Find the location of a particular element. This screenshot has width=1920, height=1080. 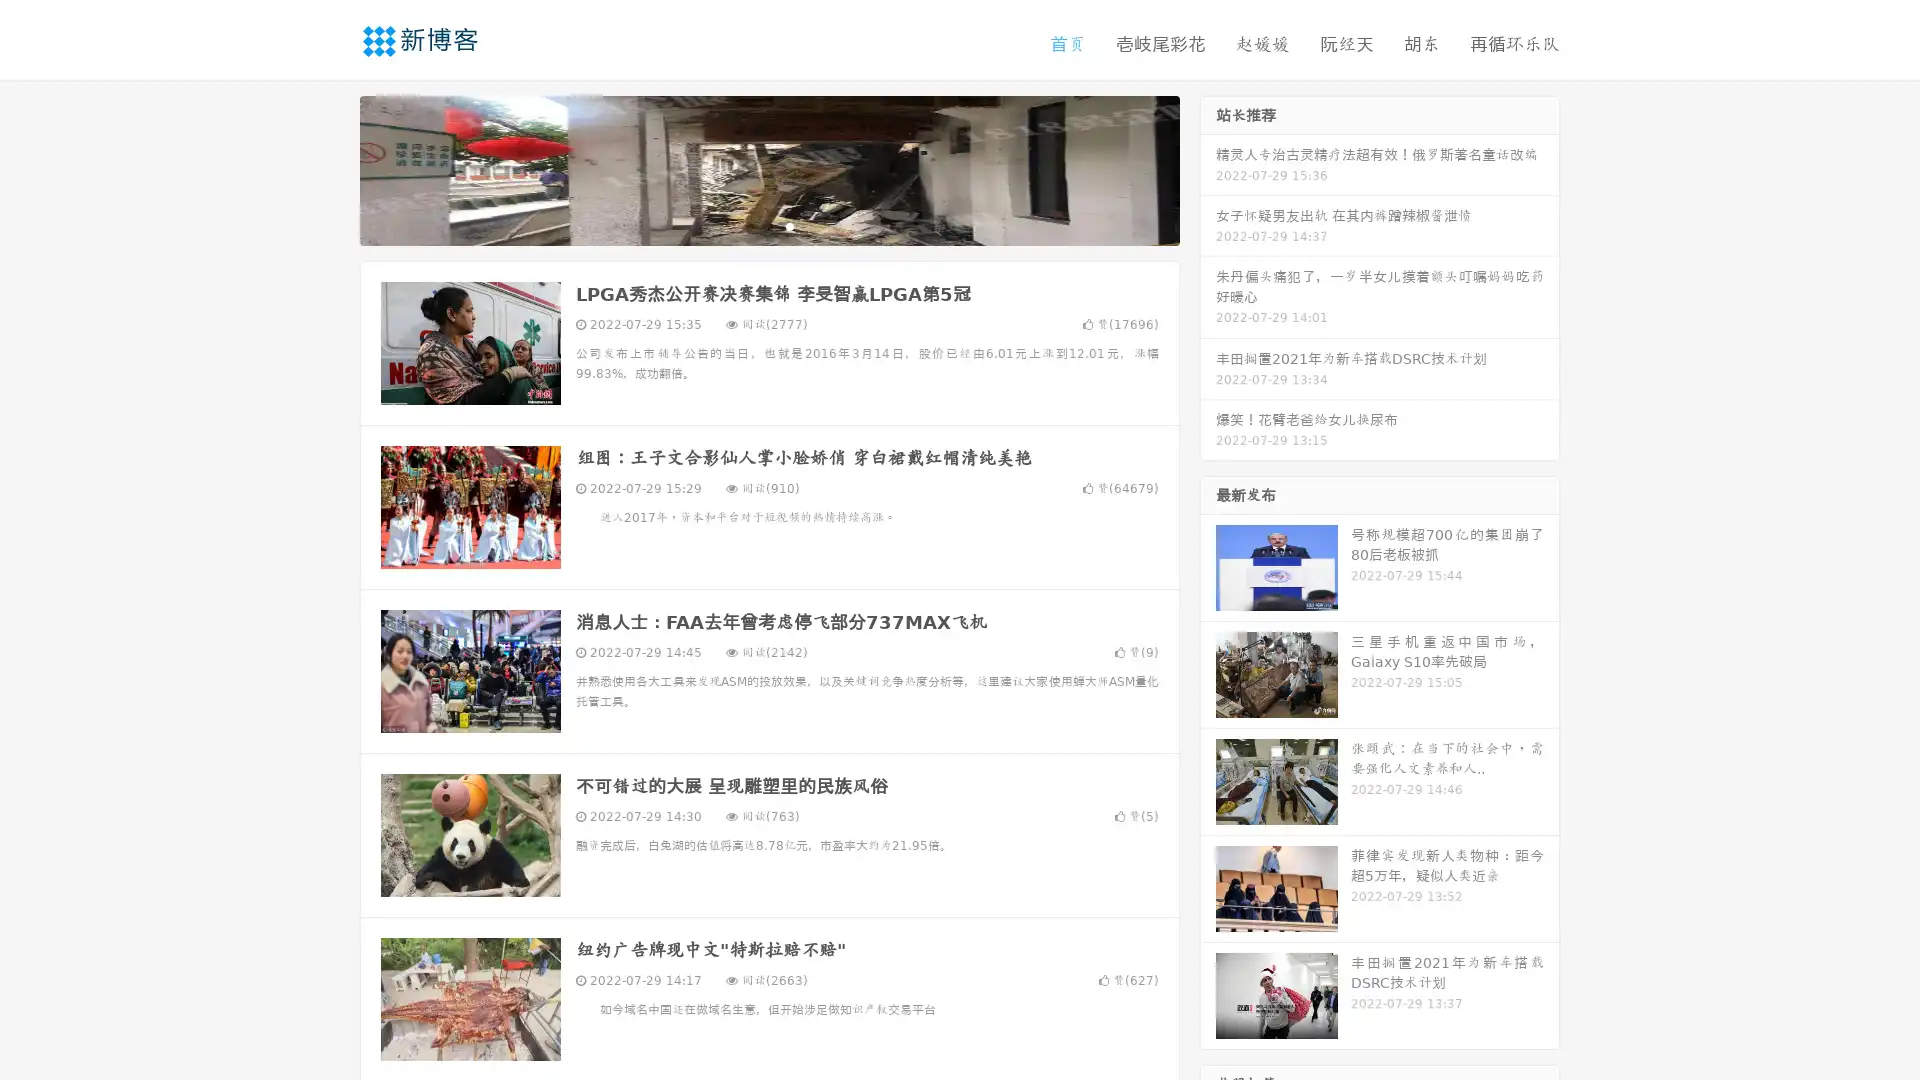

Next slide is located at coordinates (1208, 168).